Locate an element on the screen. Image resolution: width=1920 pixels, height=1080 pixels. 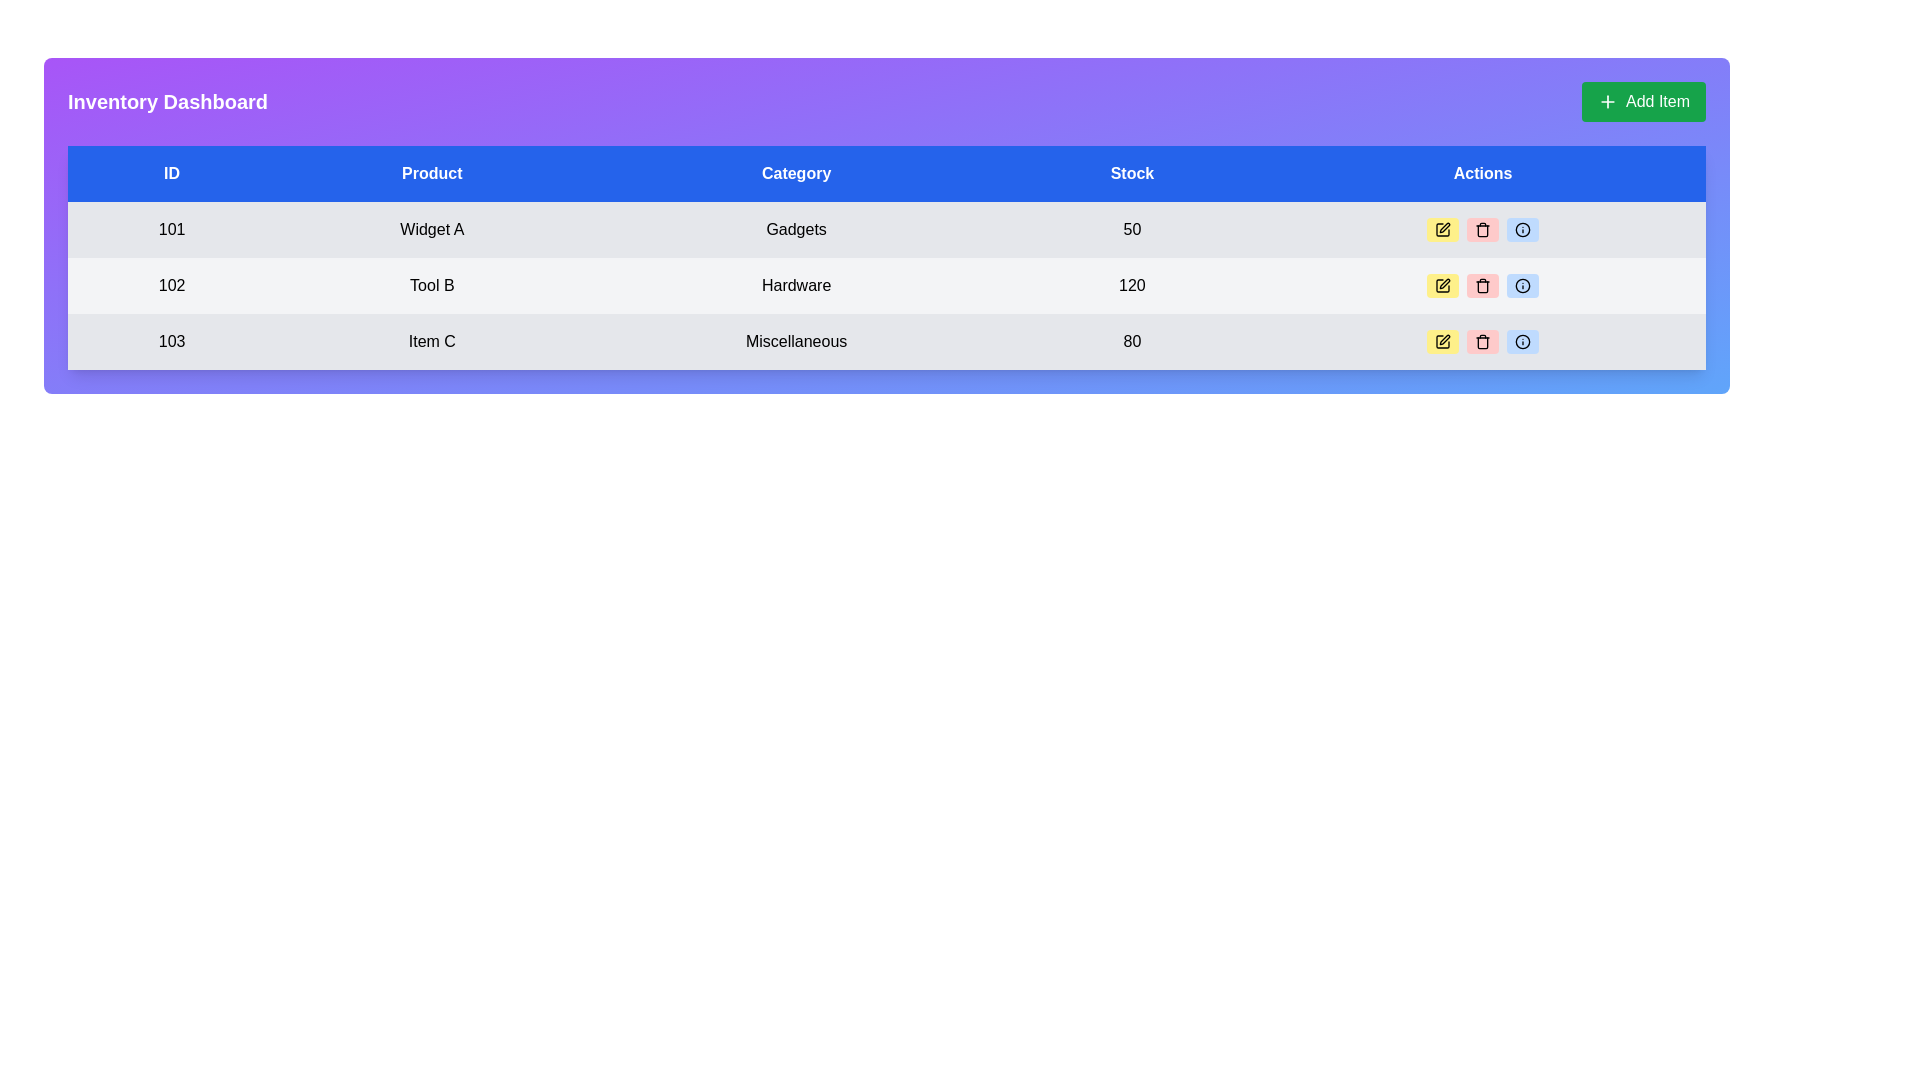
the first icon button in the 'Actions' column of the first row in the data table is located at coordinates (1444, 226).